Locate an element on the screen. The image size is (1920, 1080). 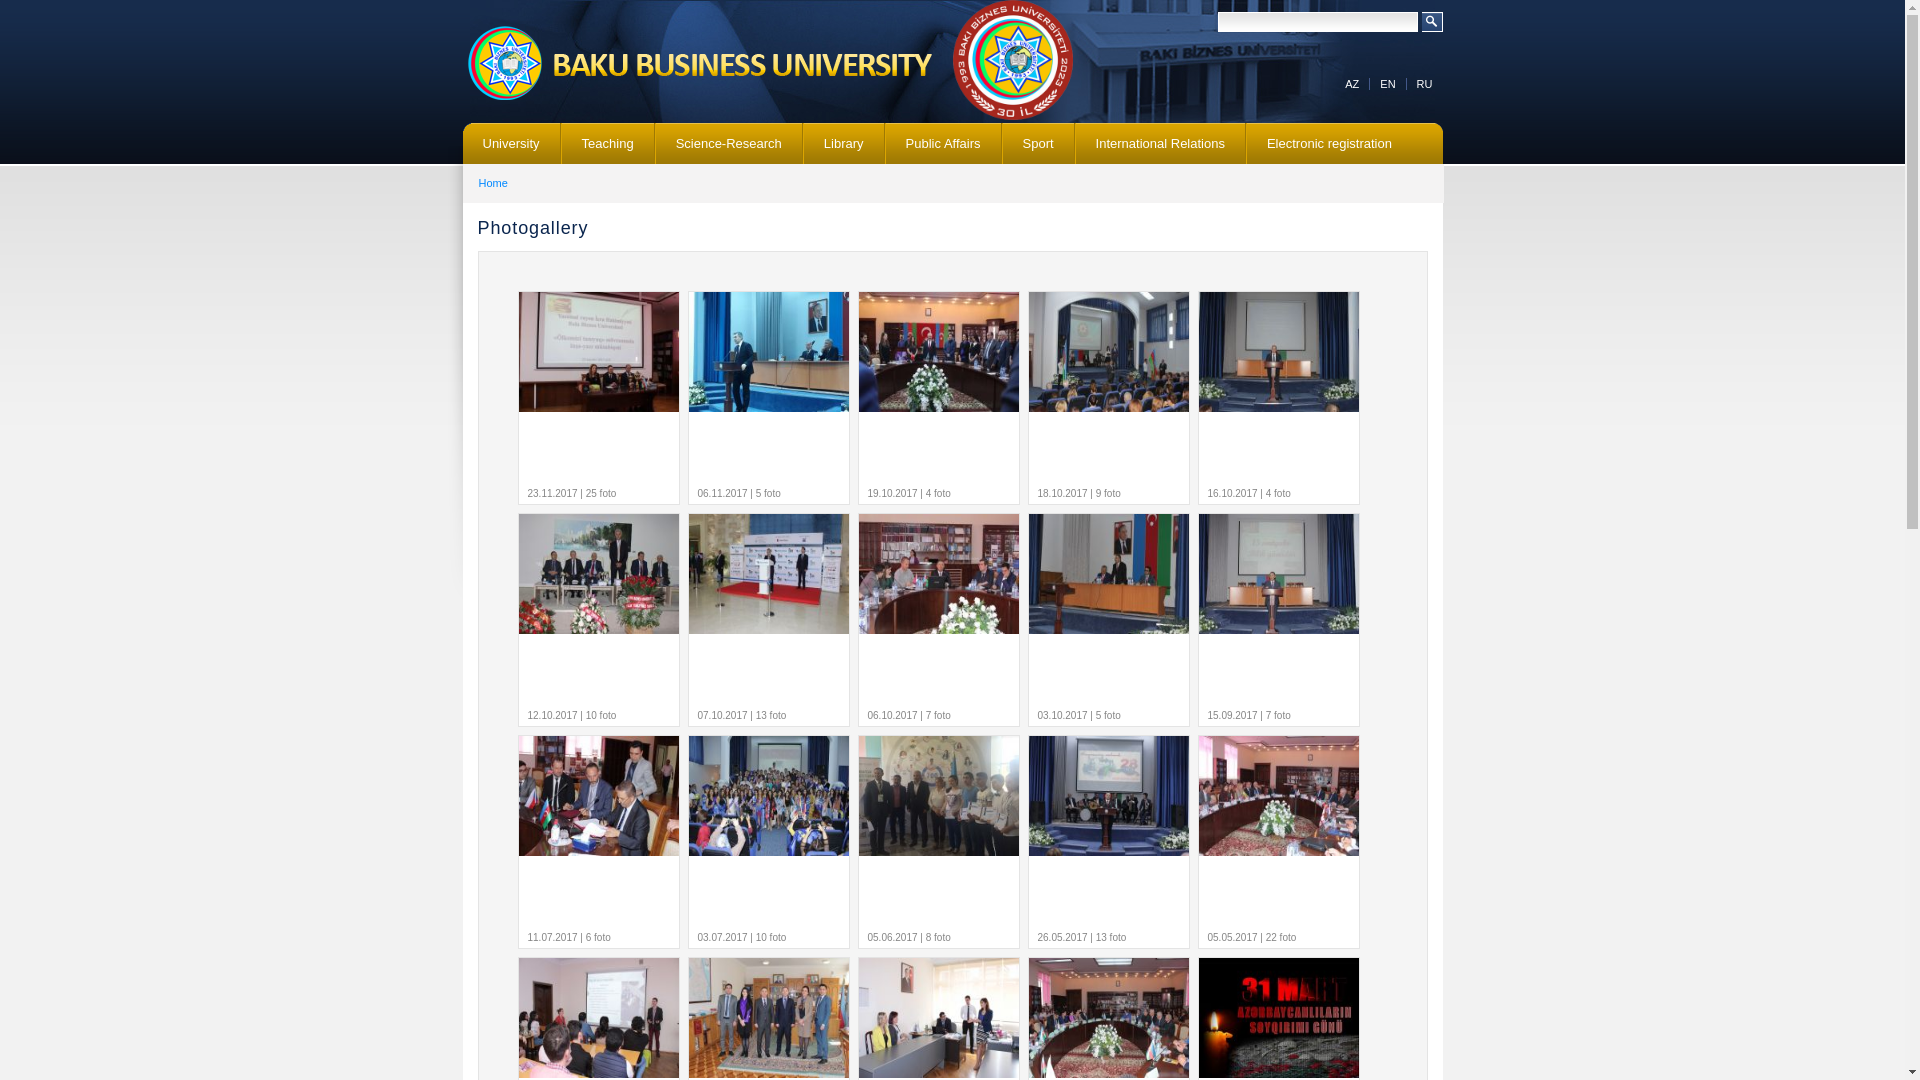
'EN' is located at coordinates (1386, 83).